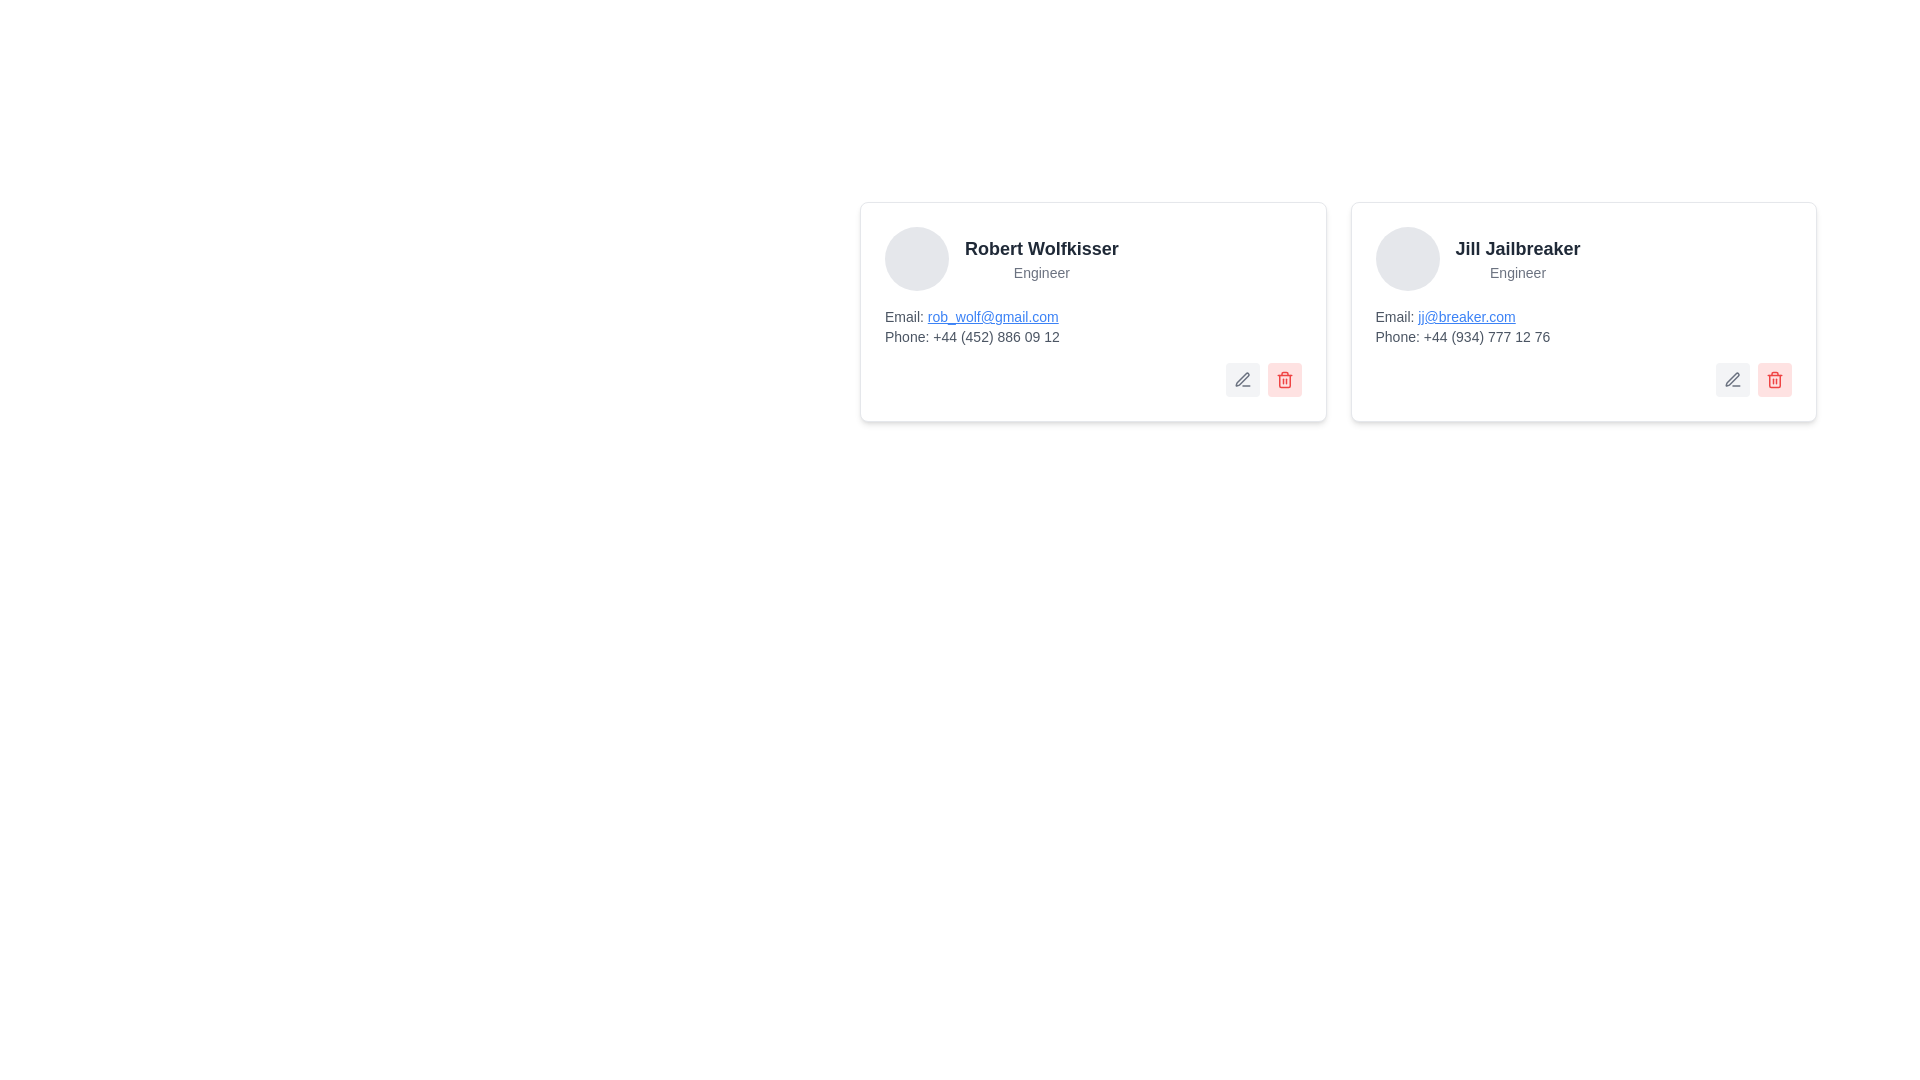 The image size is (1920, 1080). Describe the element at coordinates (993, 315) in the screenshot. I see `the clickable email address 'rob_wolf@gmail.com' displayed in blue text with underline style, which is located within the contact card titled 'Robert Wolfkisser'` at that location.